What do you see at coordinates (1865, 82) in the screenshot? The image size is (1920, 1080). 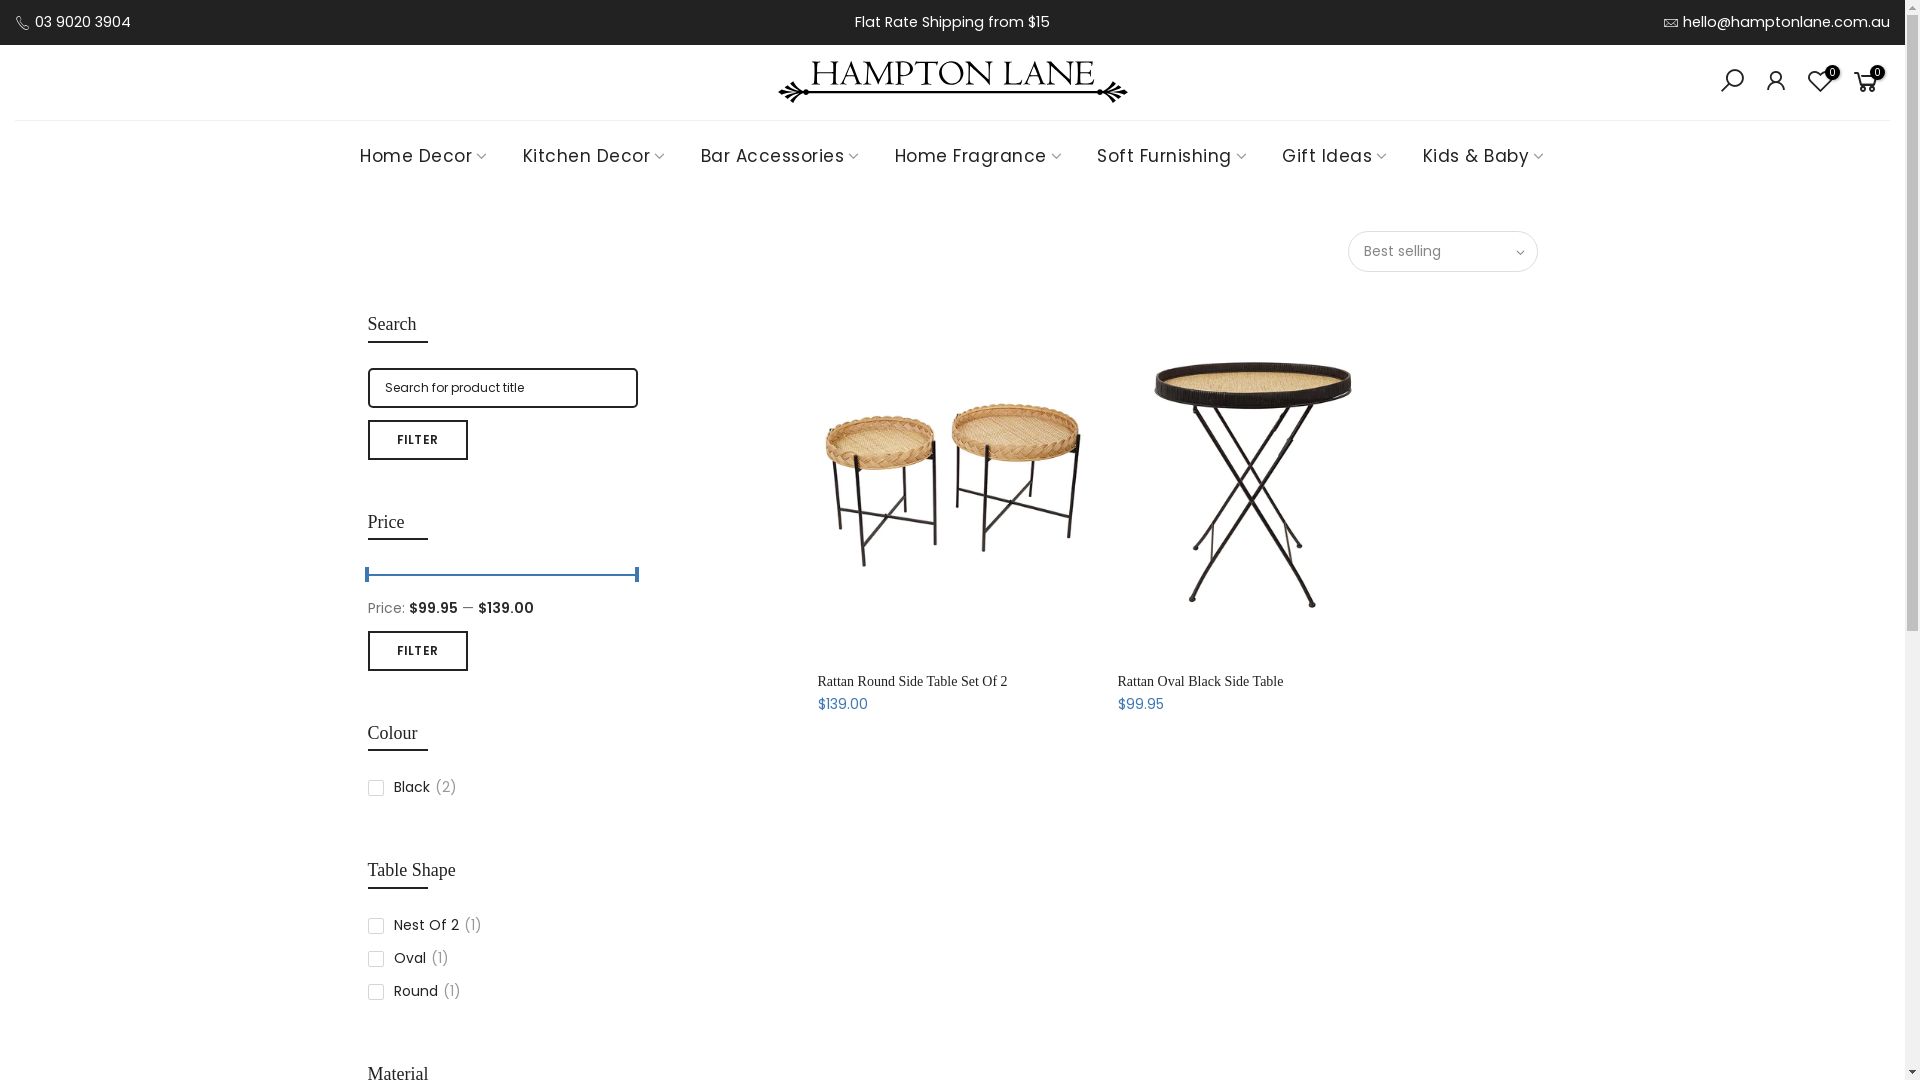 I see `'0'` at bounding box center [1865, 82].